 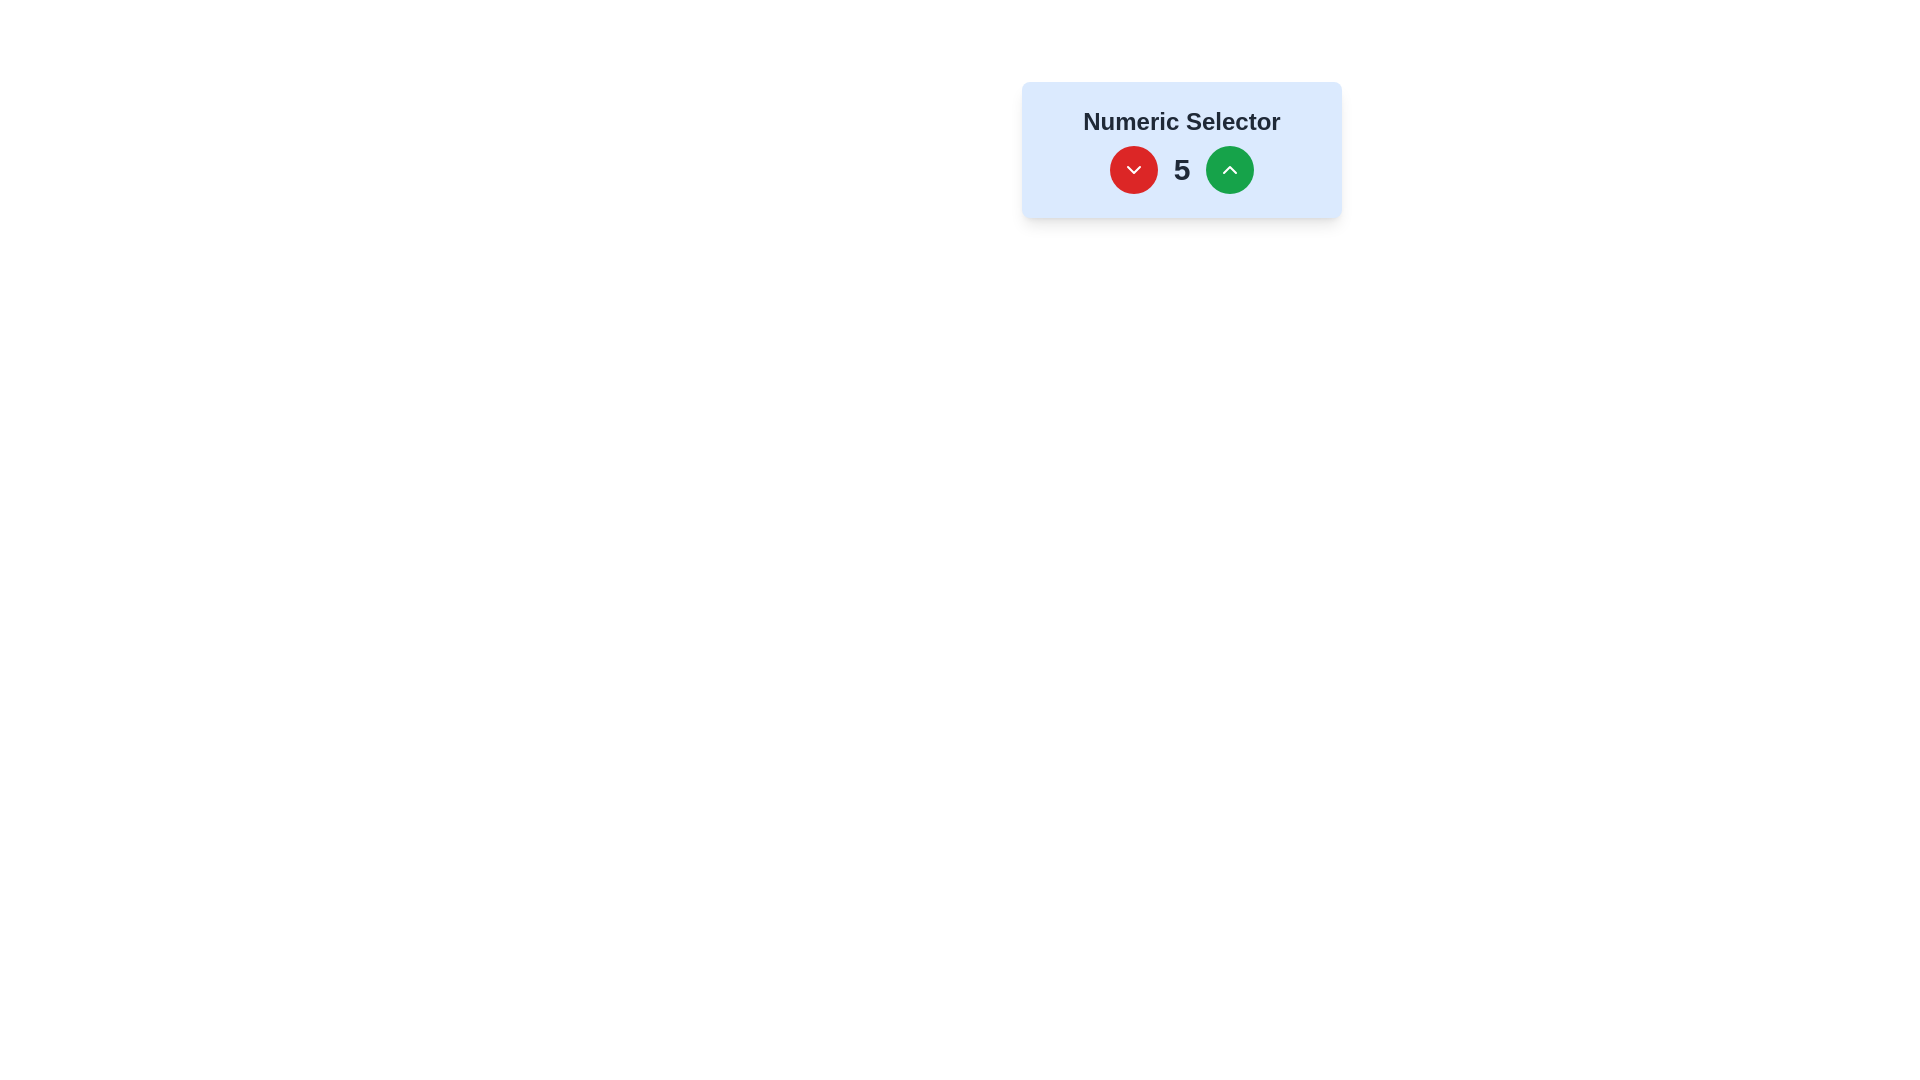 What do you see at coordinates (1181, 122) in the screenshot?
I see `the 'Numeric Selector' text label, which is a large, bold, dark gray text positioned at the top of a numeric selector interface` at bounding box center [1181, 122].